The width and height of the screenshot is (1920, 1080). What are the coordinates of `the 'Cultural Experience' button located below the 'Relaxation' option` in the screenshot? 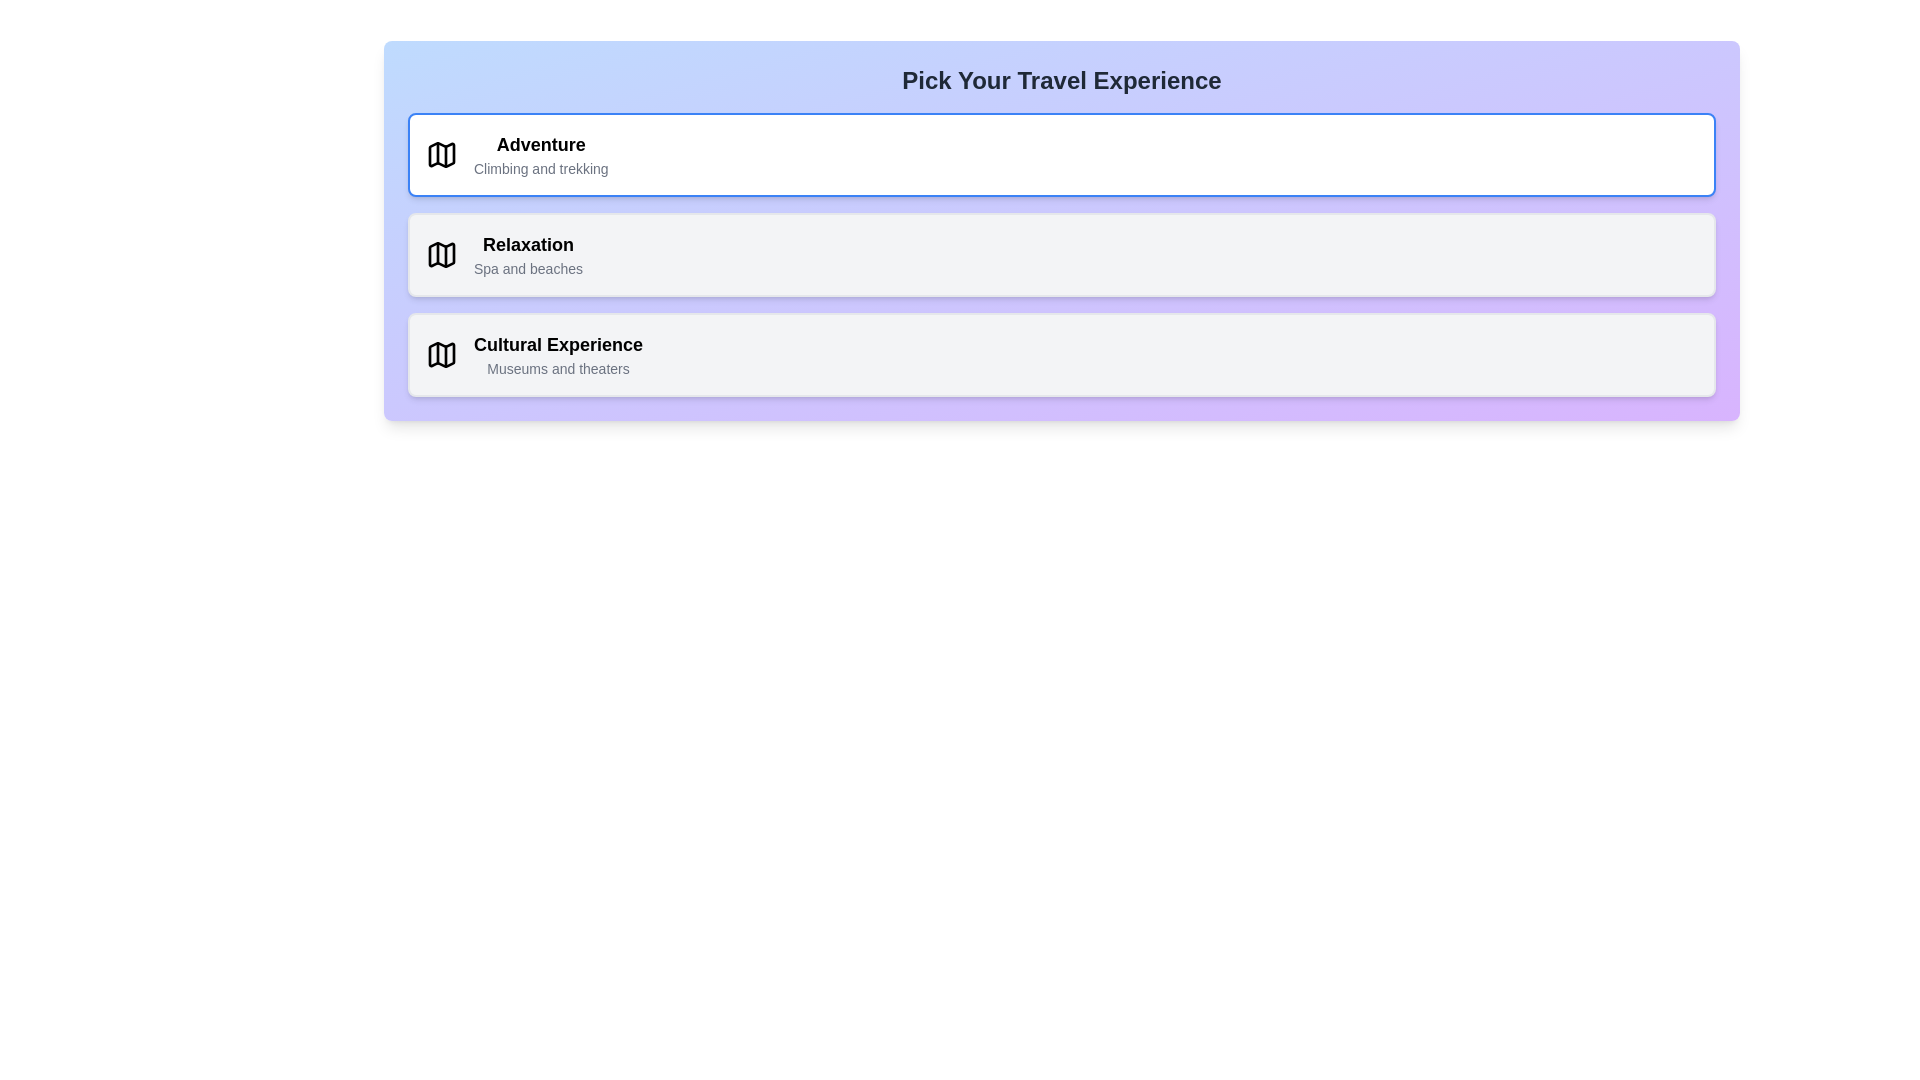 It's located at (1060, 353).